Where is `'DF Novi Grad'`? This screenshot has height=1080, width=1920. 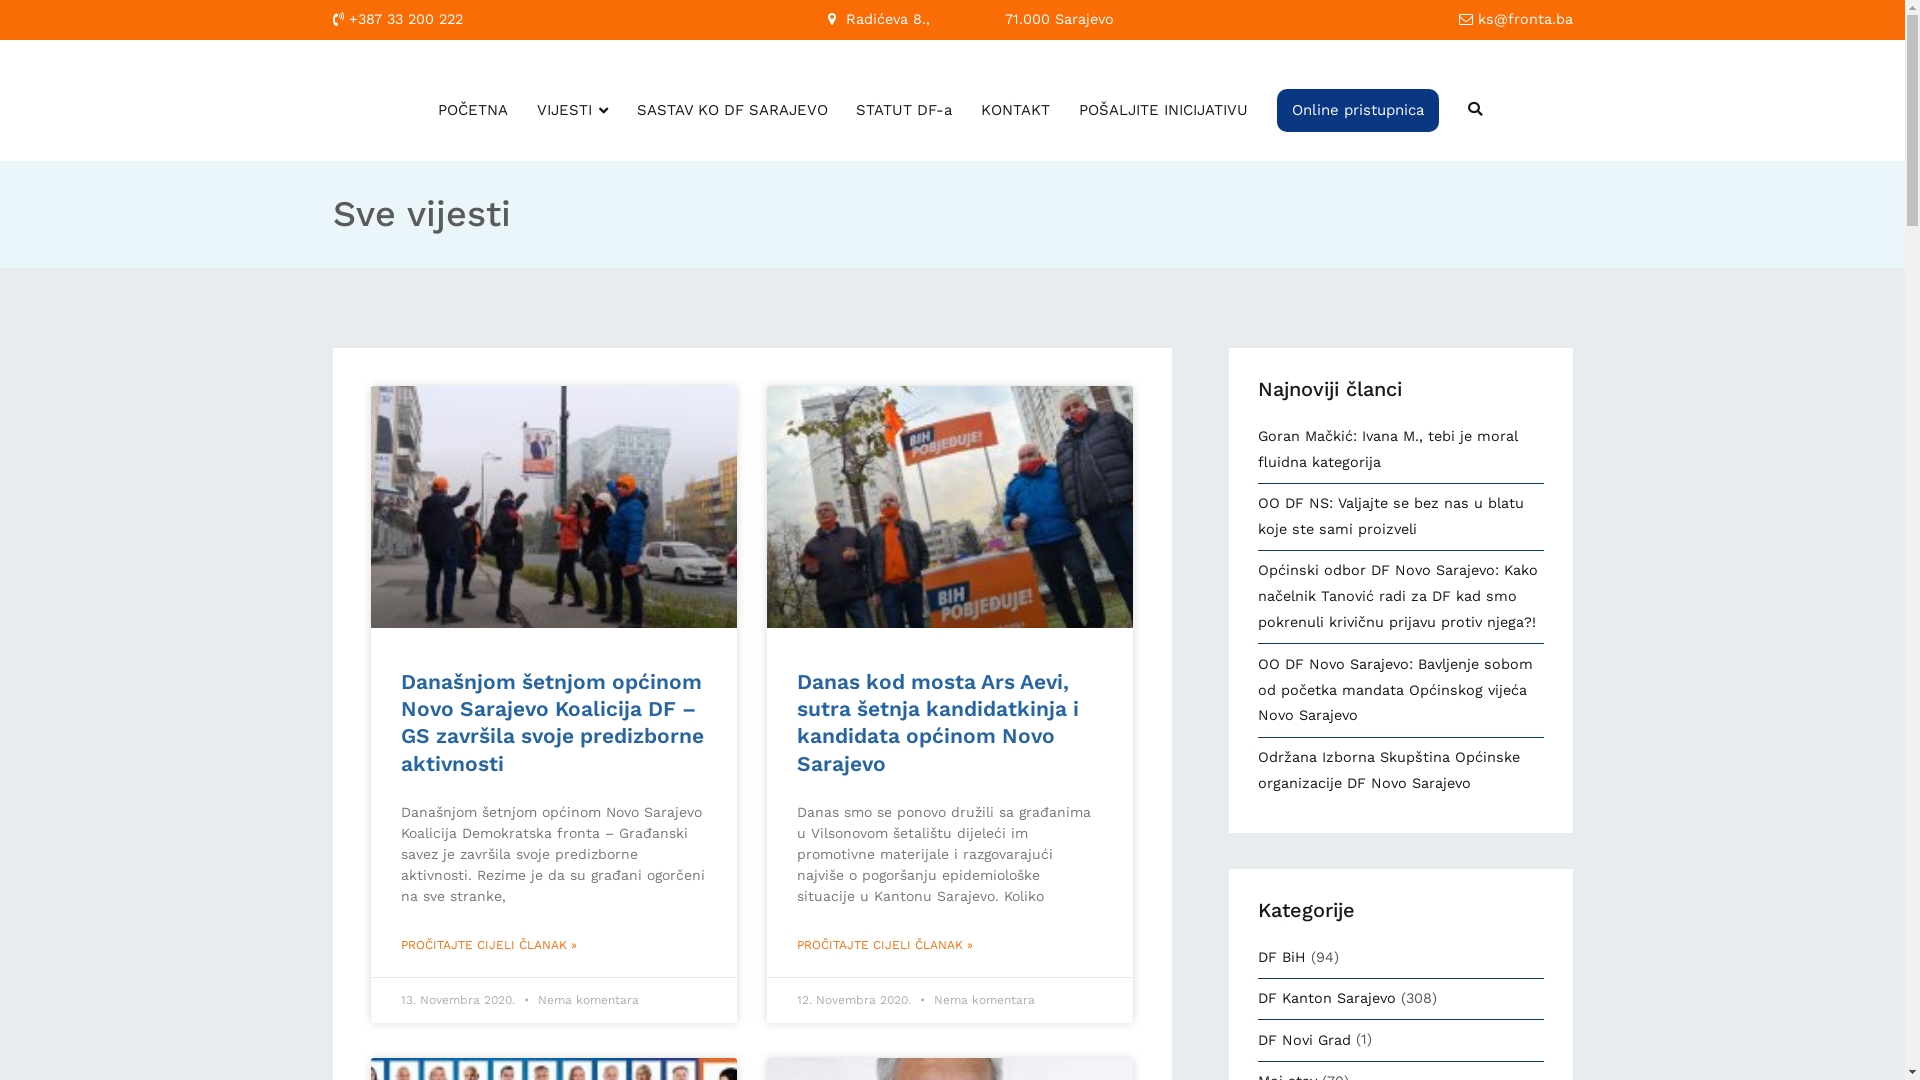 'DF Novi Grad' is located at coordinates (1304, 1039).